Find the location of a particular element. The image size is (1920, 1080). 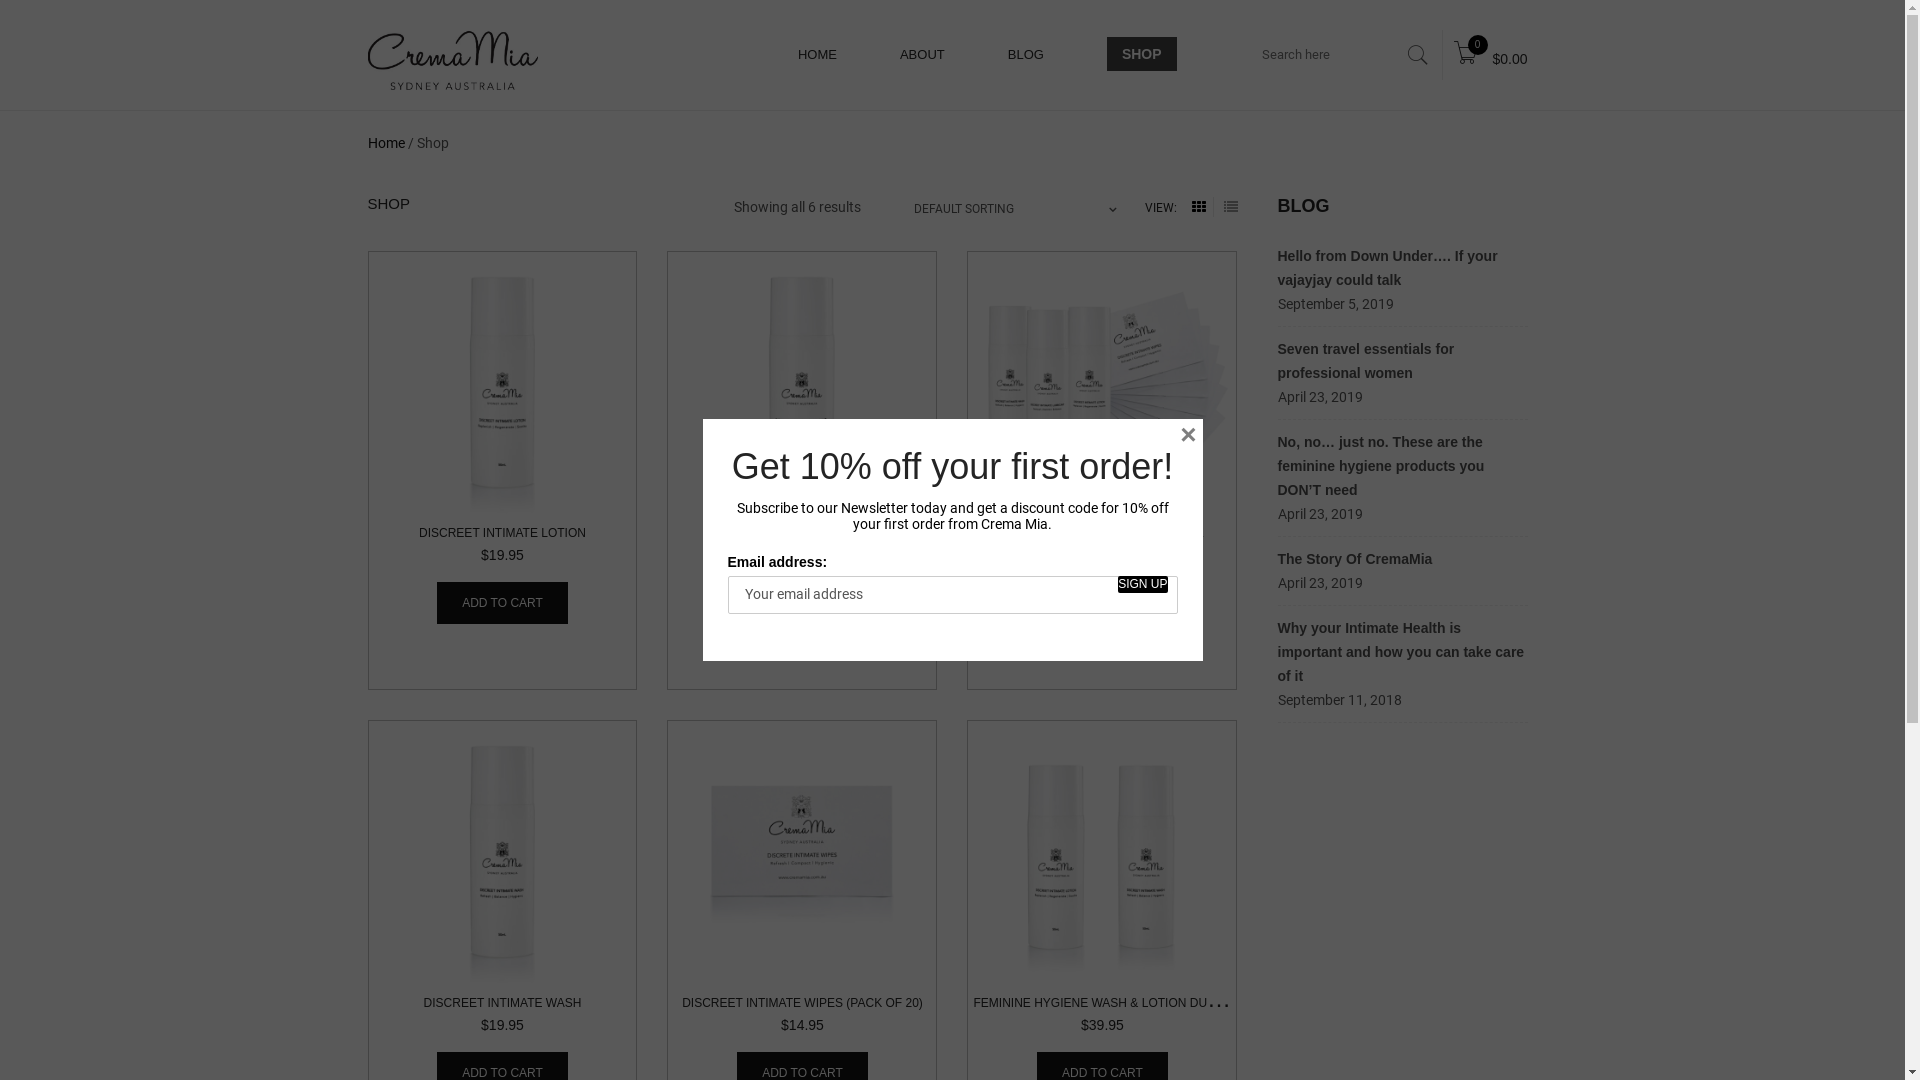

'The Story Of CremaMia' is located at coordinates (1355, 559).